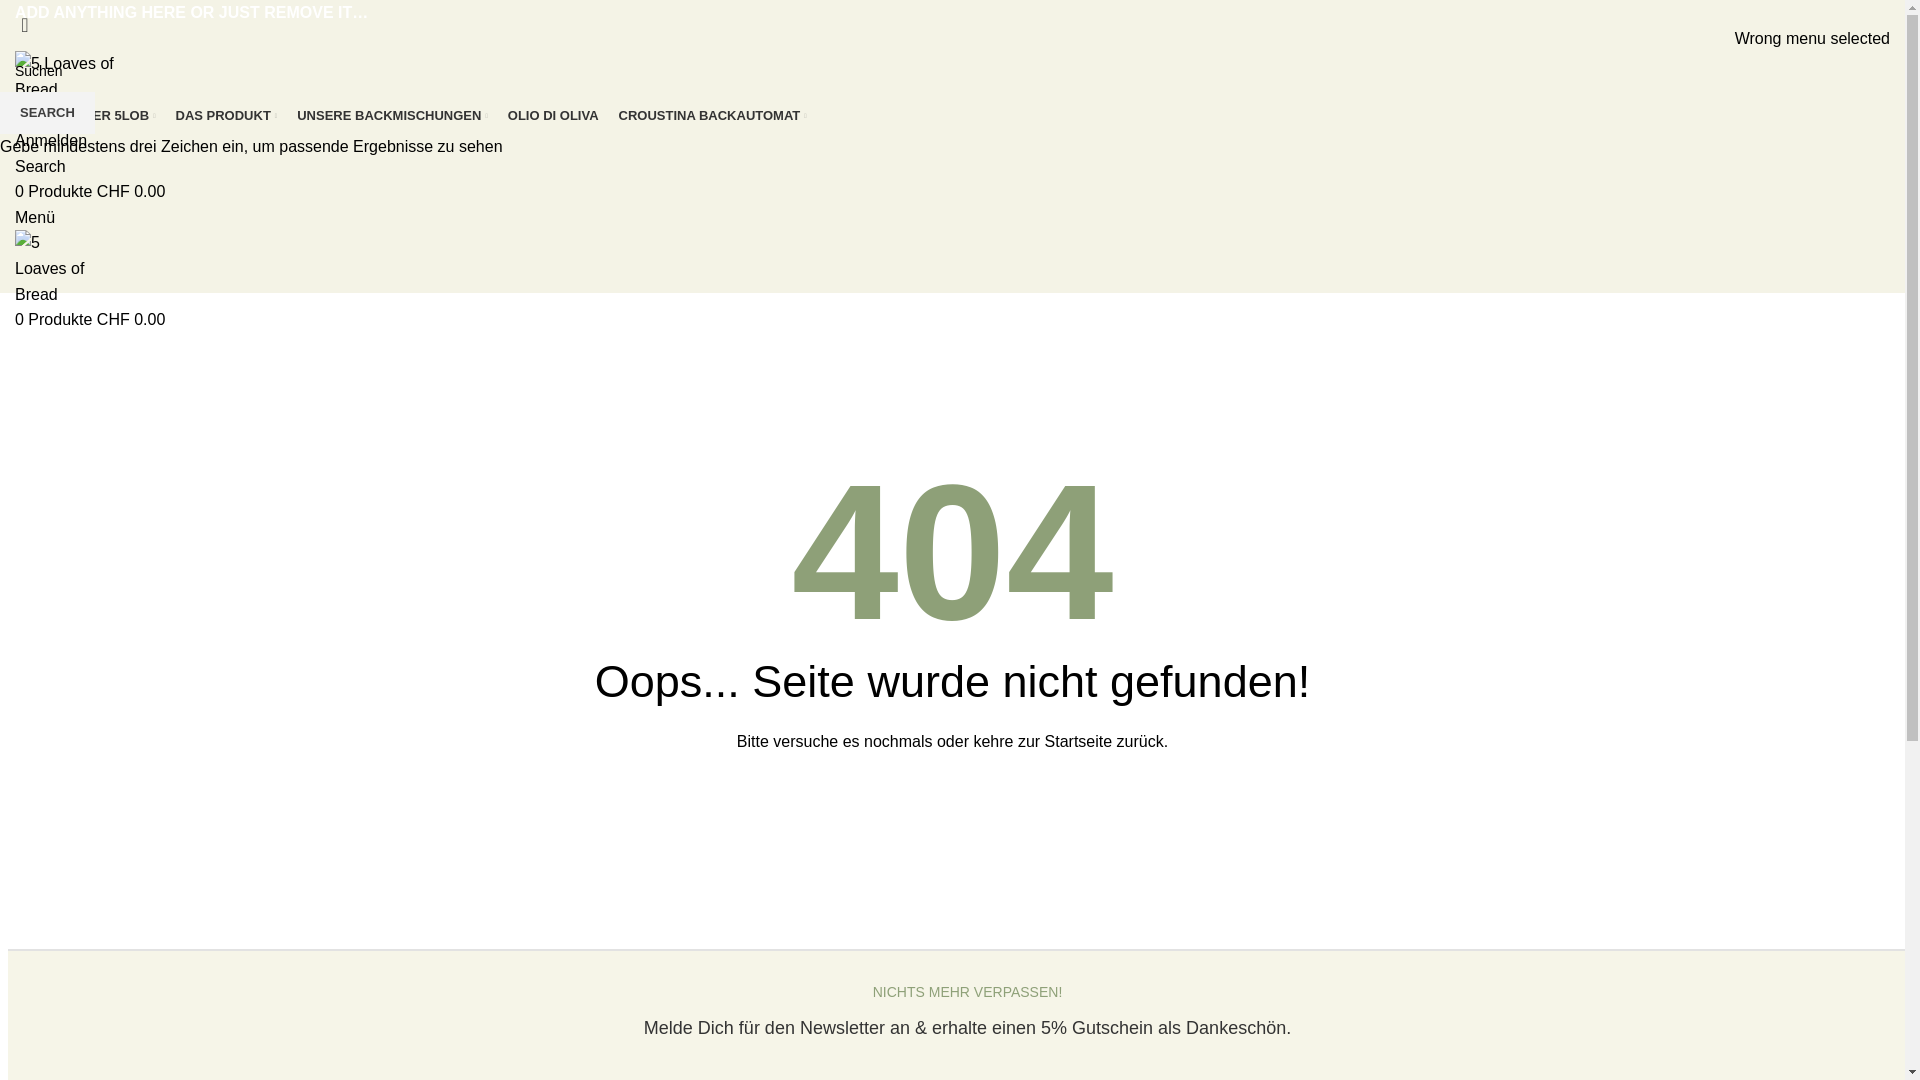  What do you see at coordinates (89, 191) in the screenshot?
I see `'0 Produkte CHF 0.00'` at bounding box center [89, 191].